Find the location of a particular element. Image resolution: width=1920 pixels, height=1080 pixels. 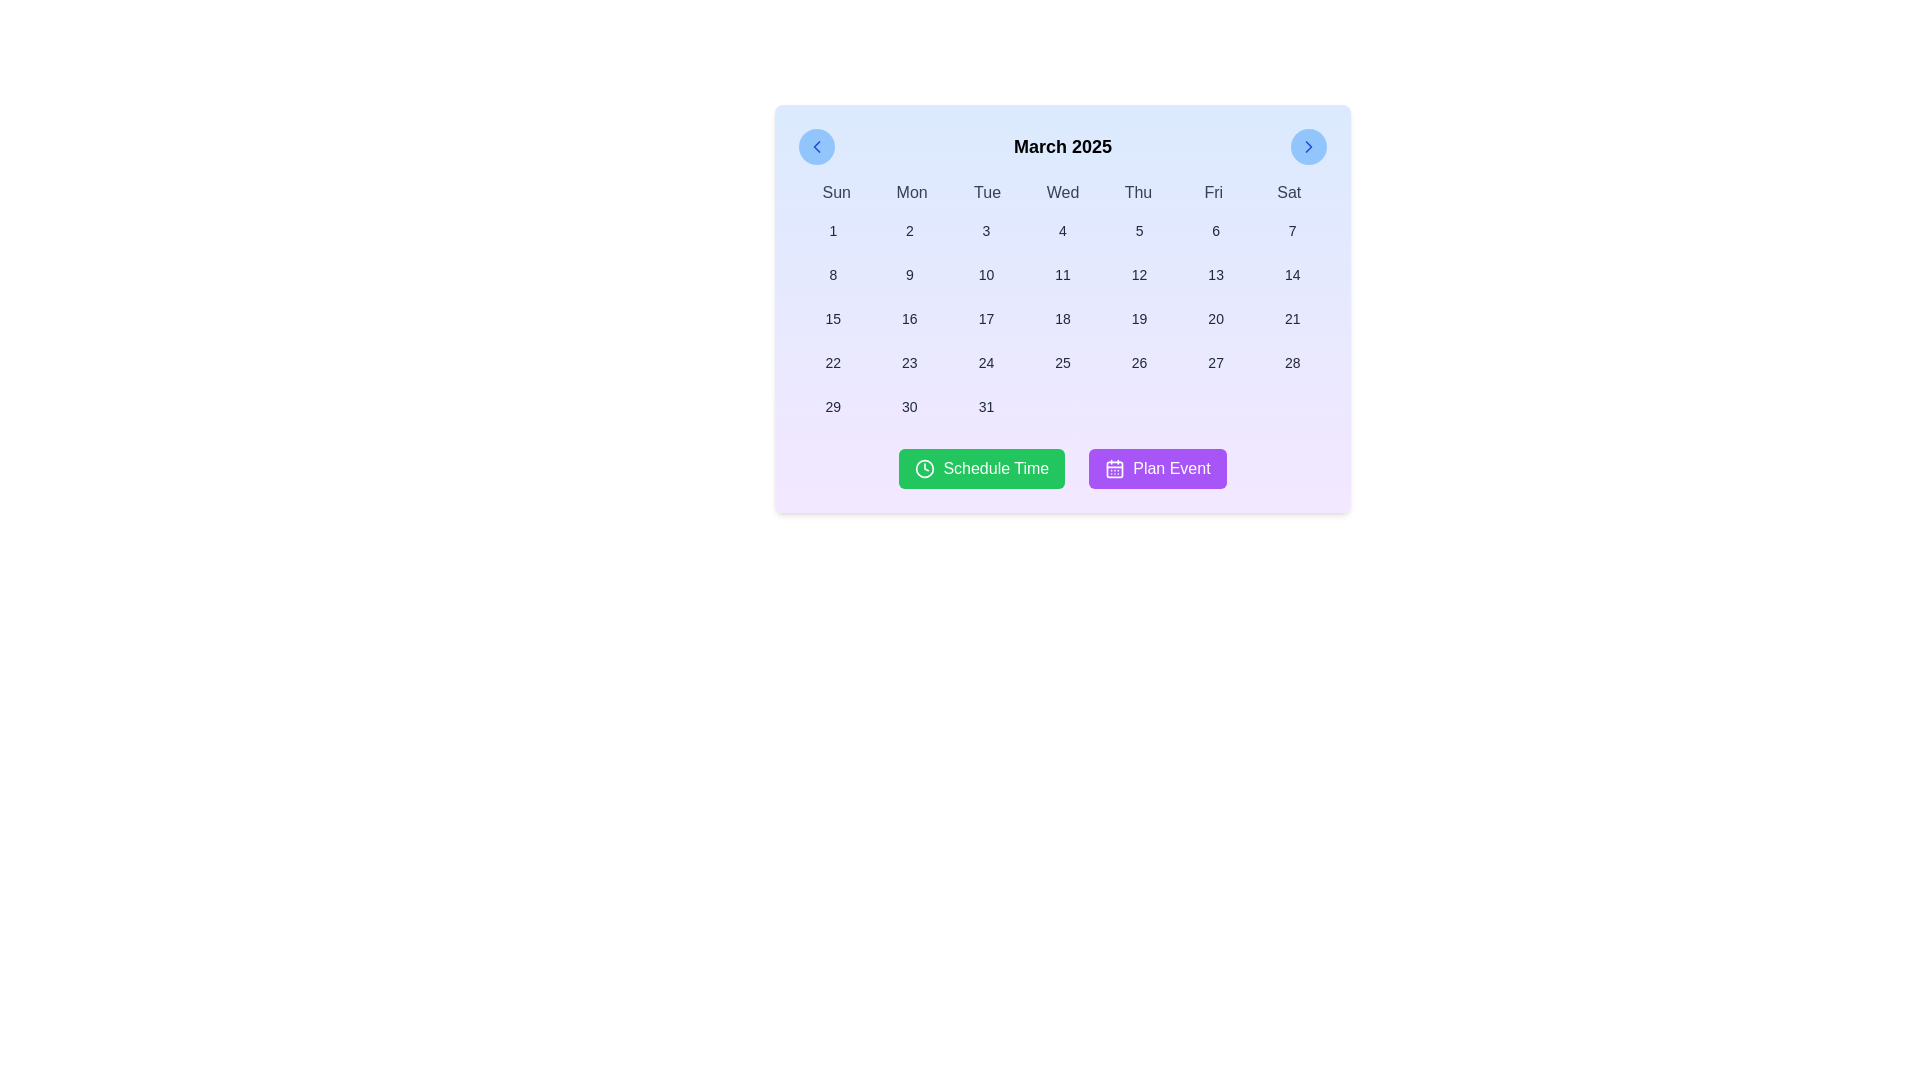

the Text label indicating Sunday, which is the first day of the week in the calendar's grid layout is located at coordinates (836, 192).